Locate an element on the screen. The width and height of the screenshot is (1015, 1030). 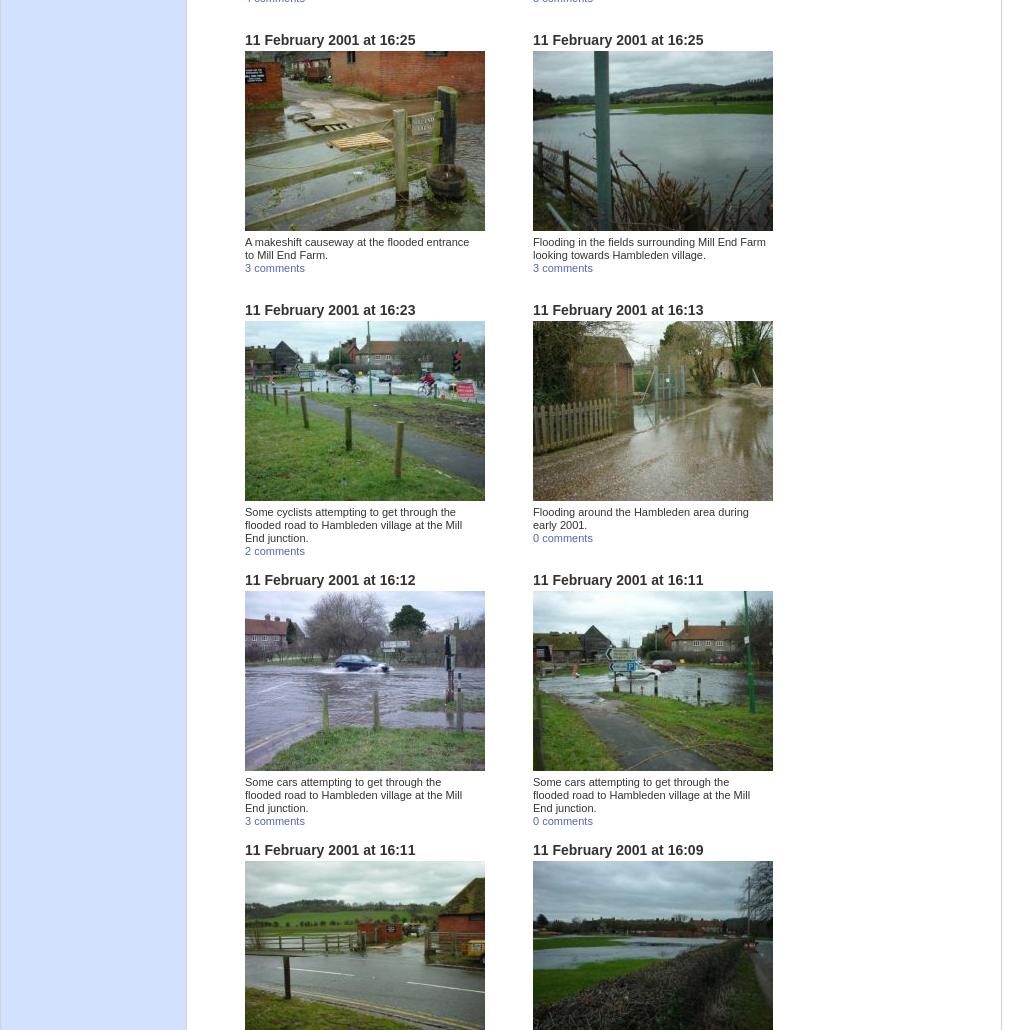
'11 February 2001 at 16:12' is located at coordinates (328, 579).